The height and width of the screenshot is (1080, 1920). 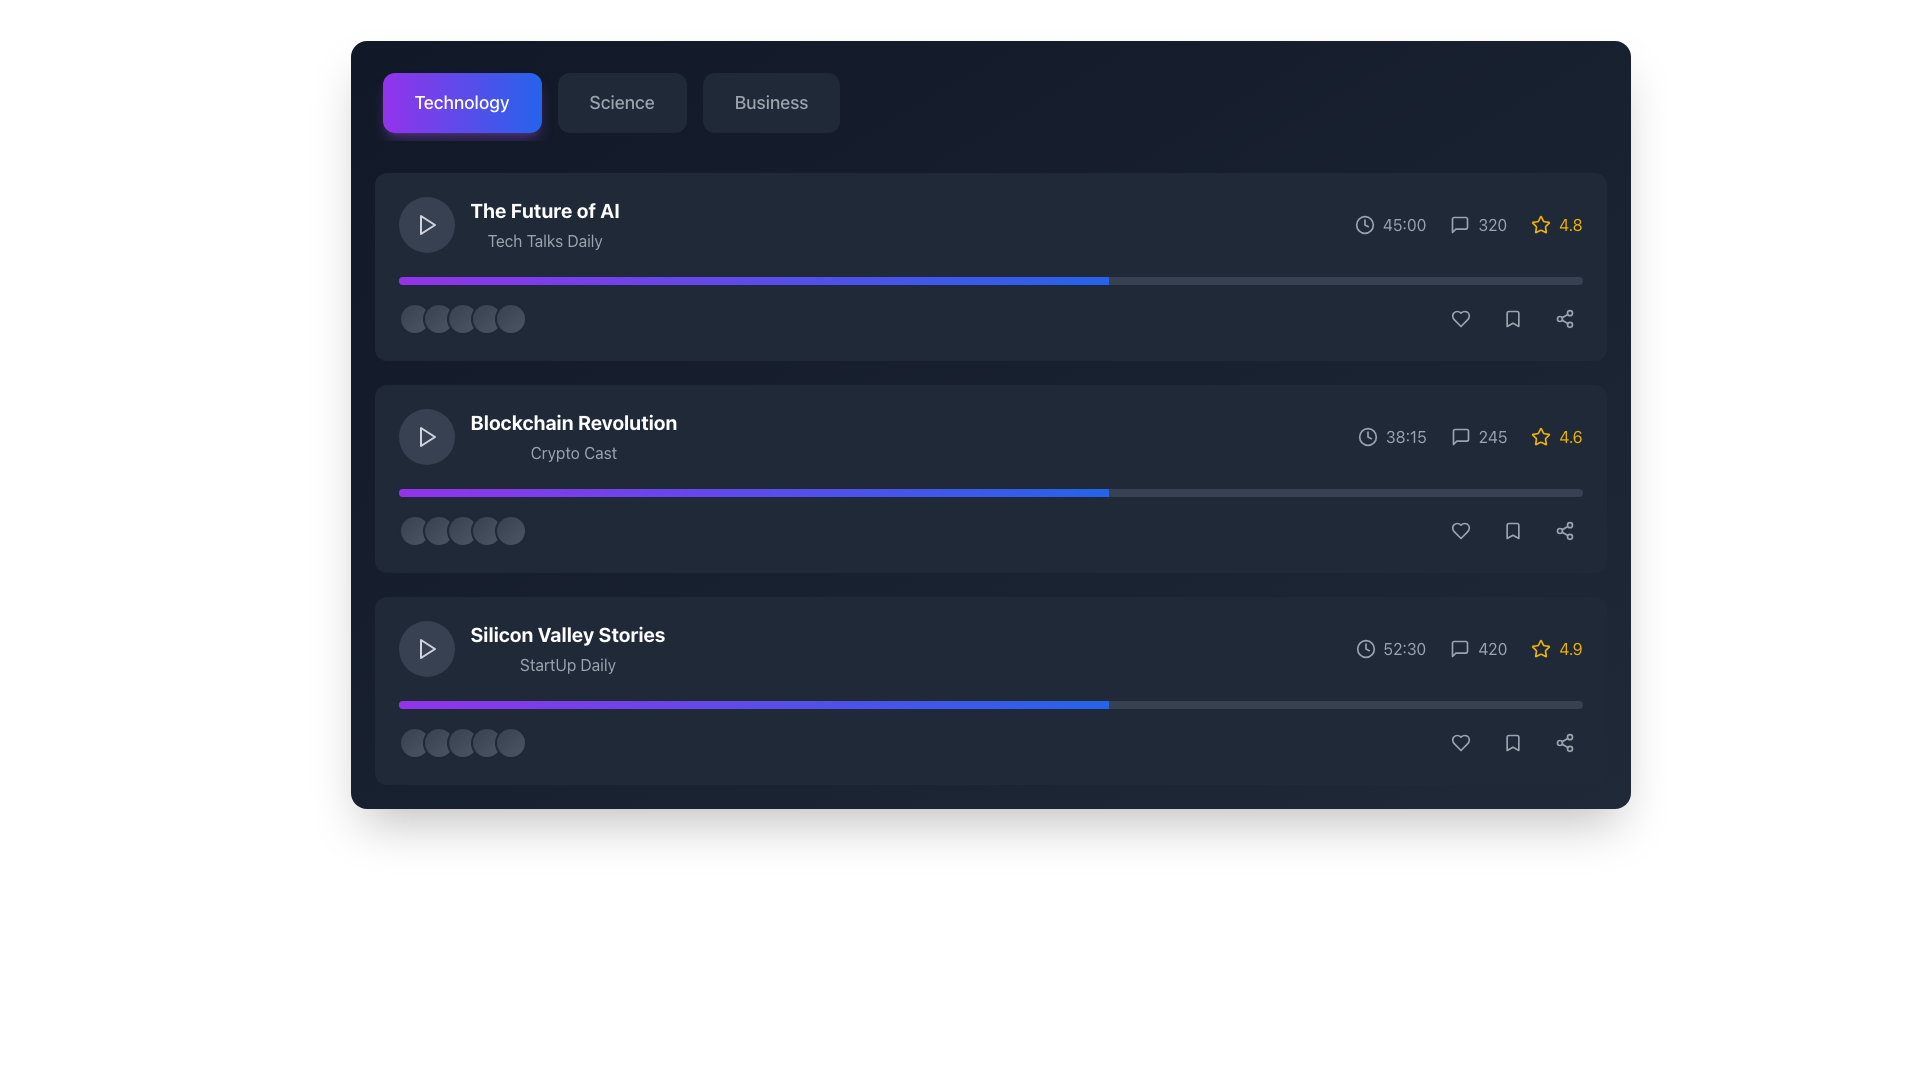 I want to click on the rating score display element, which is a composite of a star icon and text showing the rating value, located at the far right side of a horizontal row, so click(x=1555, y=224).